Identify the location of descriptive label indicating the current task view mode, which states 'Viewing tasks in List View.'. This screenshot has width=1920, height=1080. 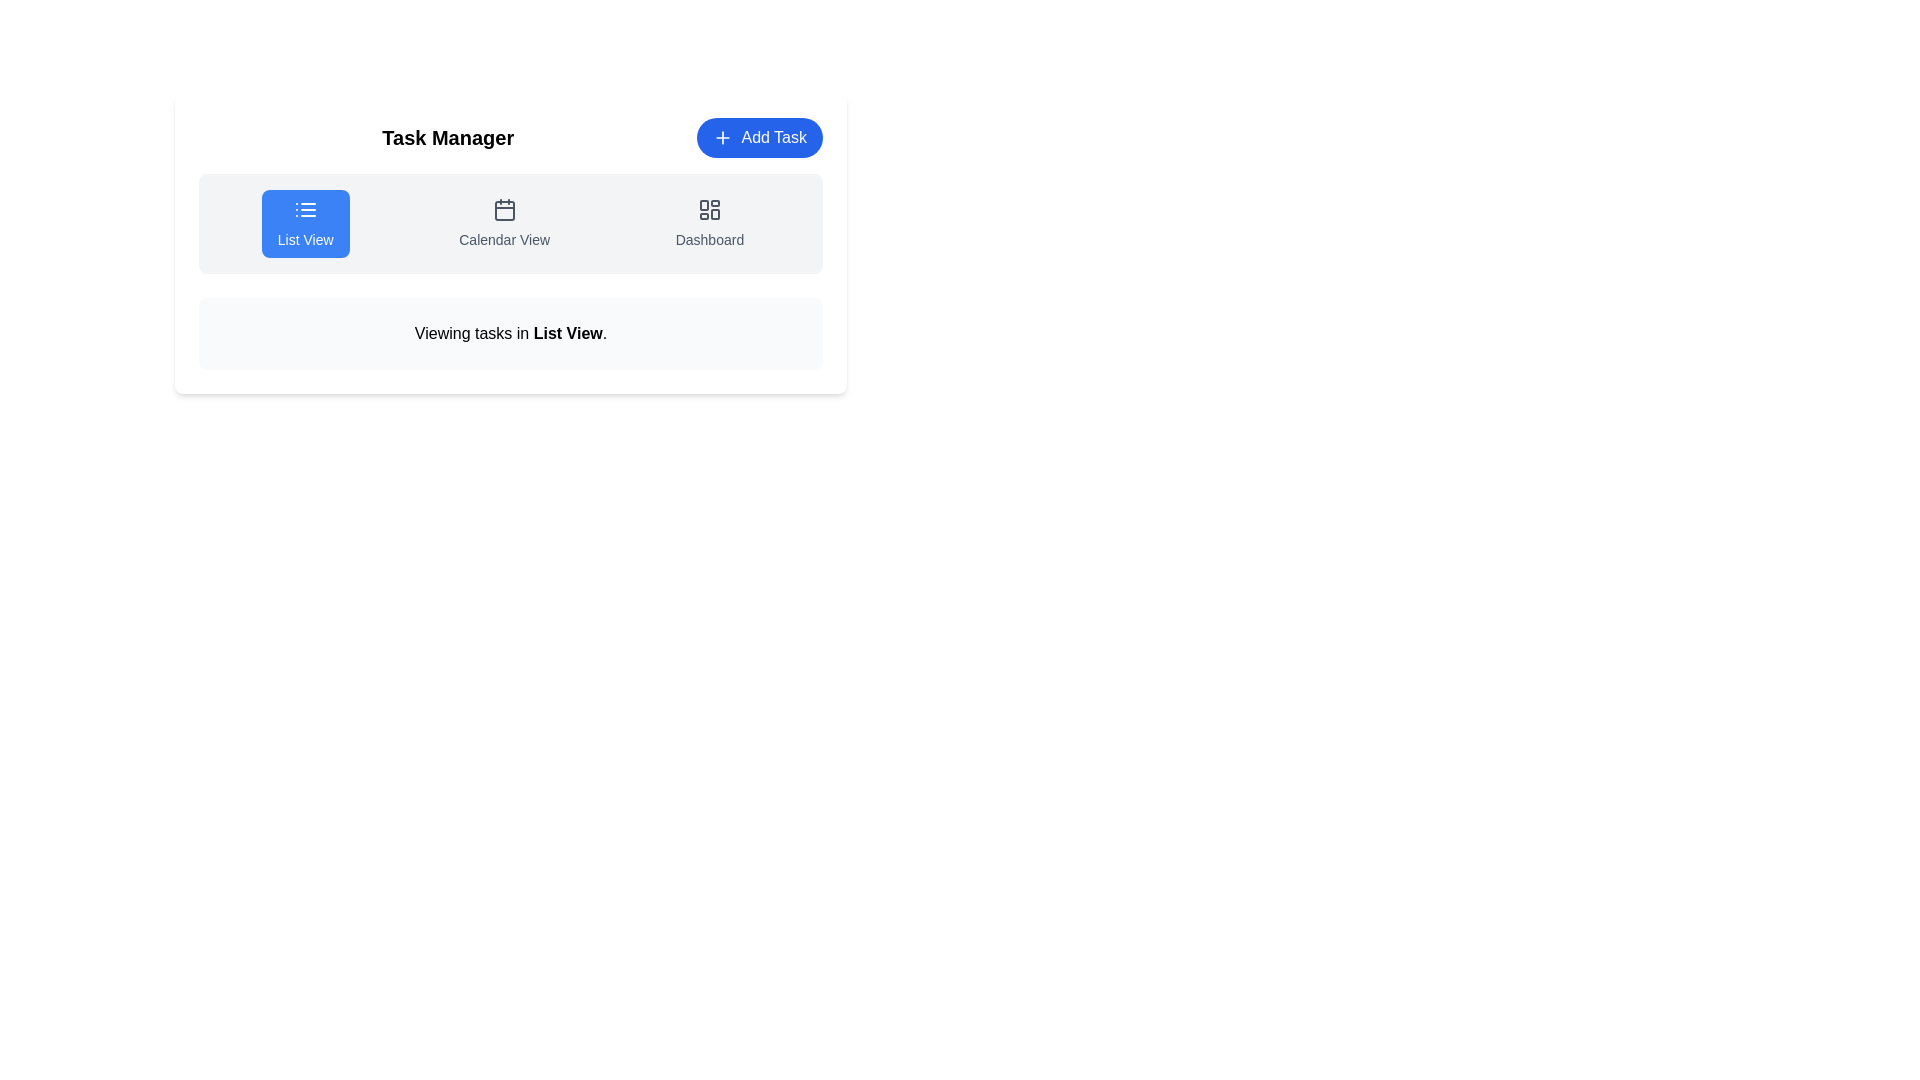
(567, 332).